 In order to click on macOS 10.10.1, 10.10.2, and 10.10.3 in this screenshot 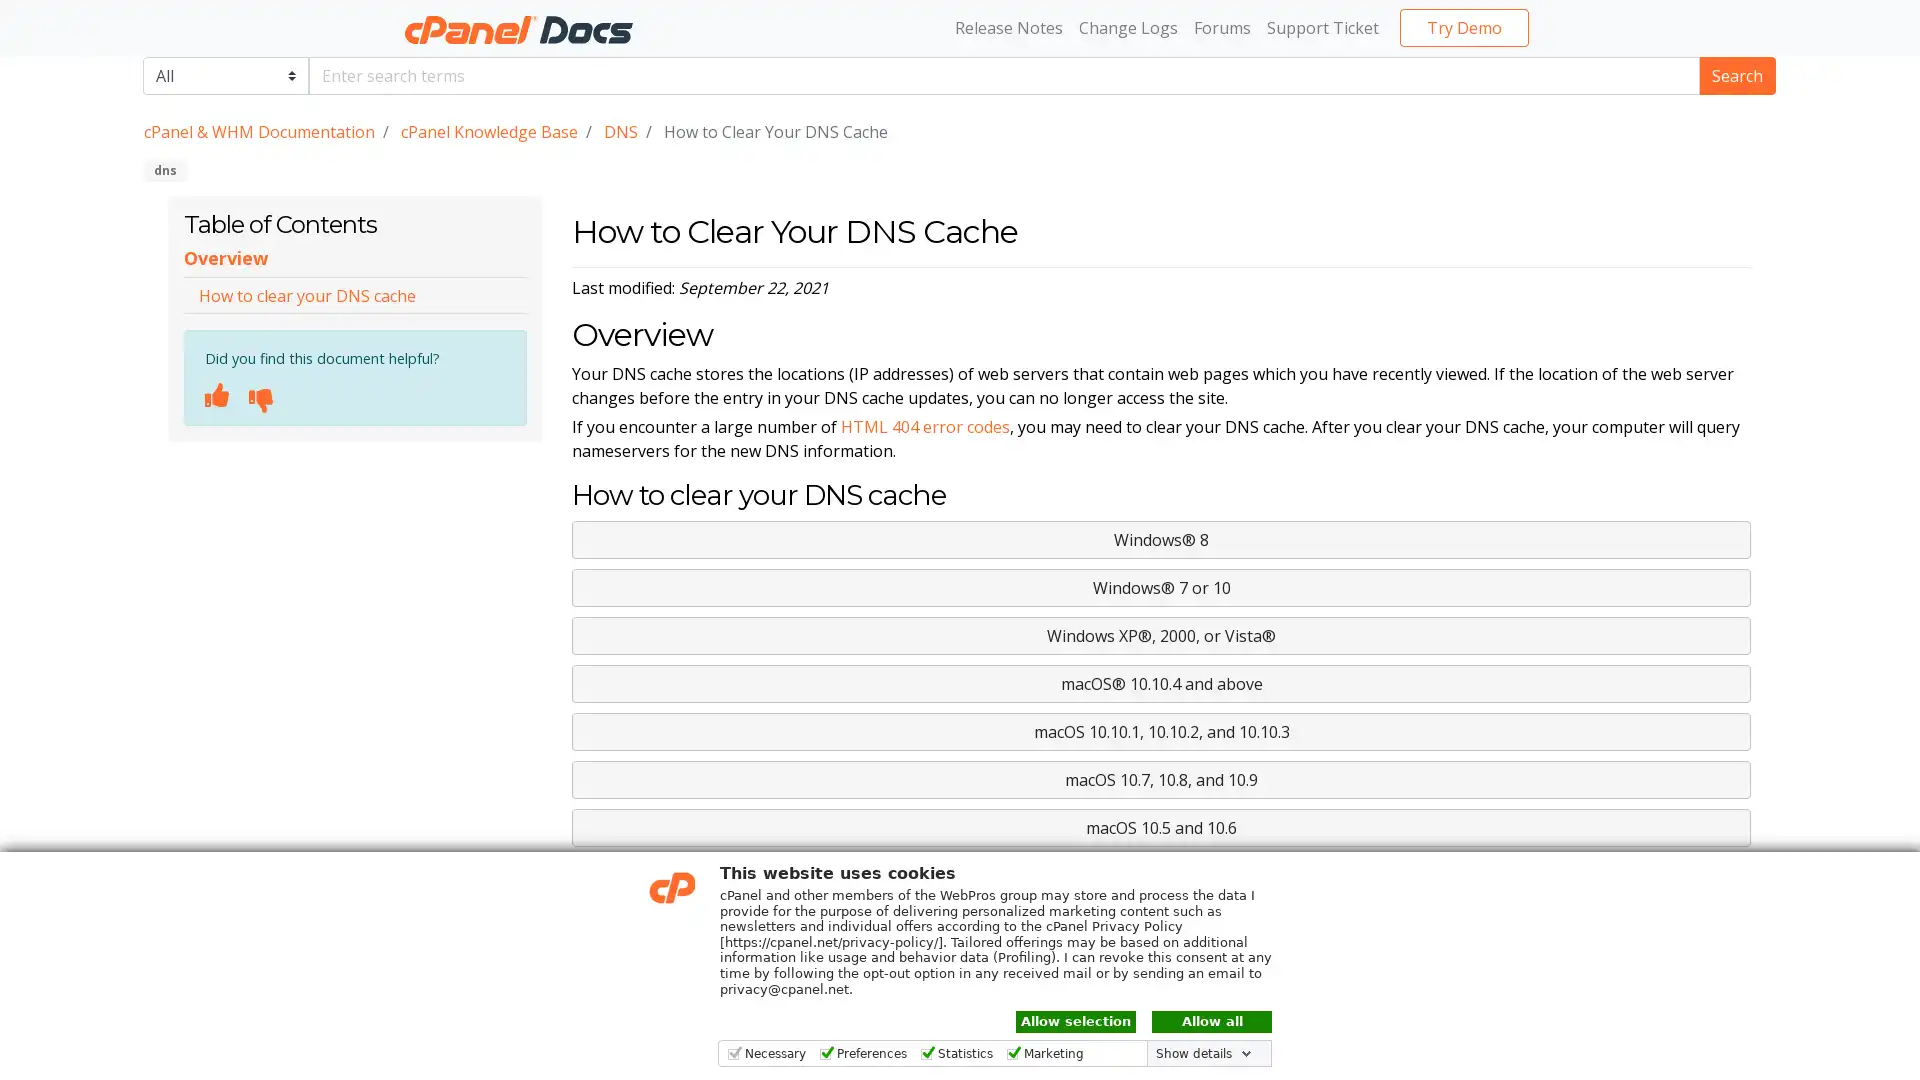, I will do `click(1161, 732)`.